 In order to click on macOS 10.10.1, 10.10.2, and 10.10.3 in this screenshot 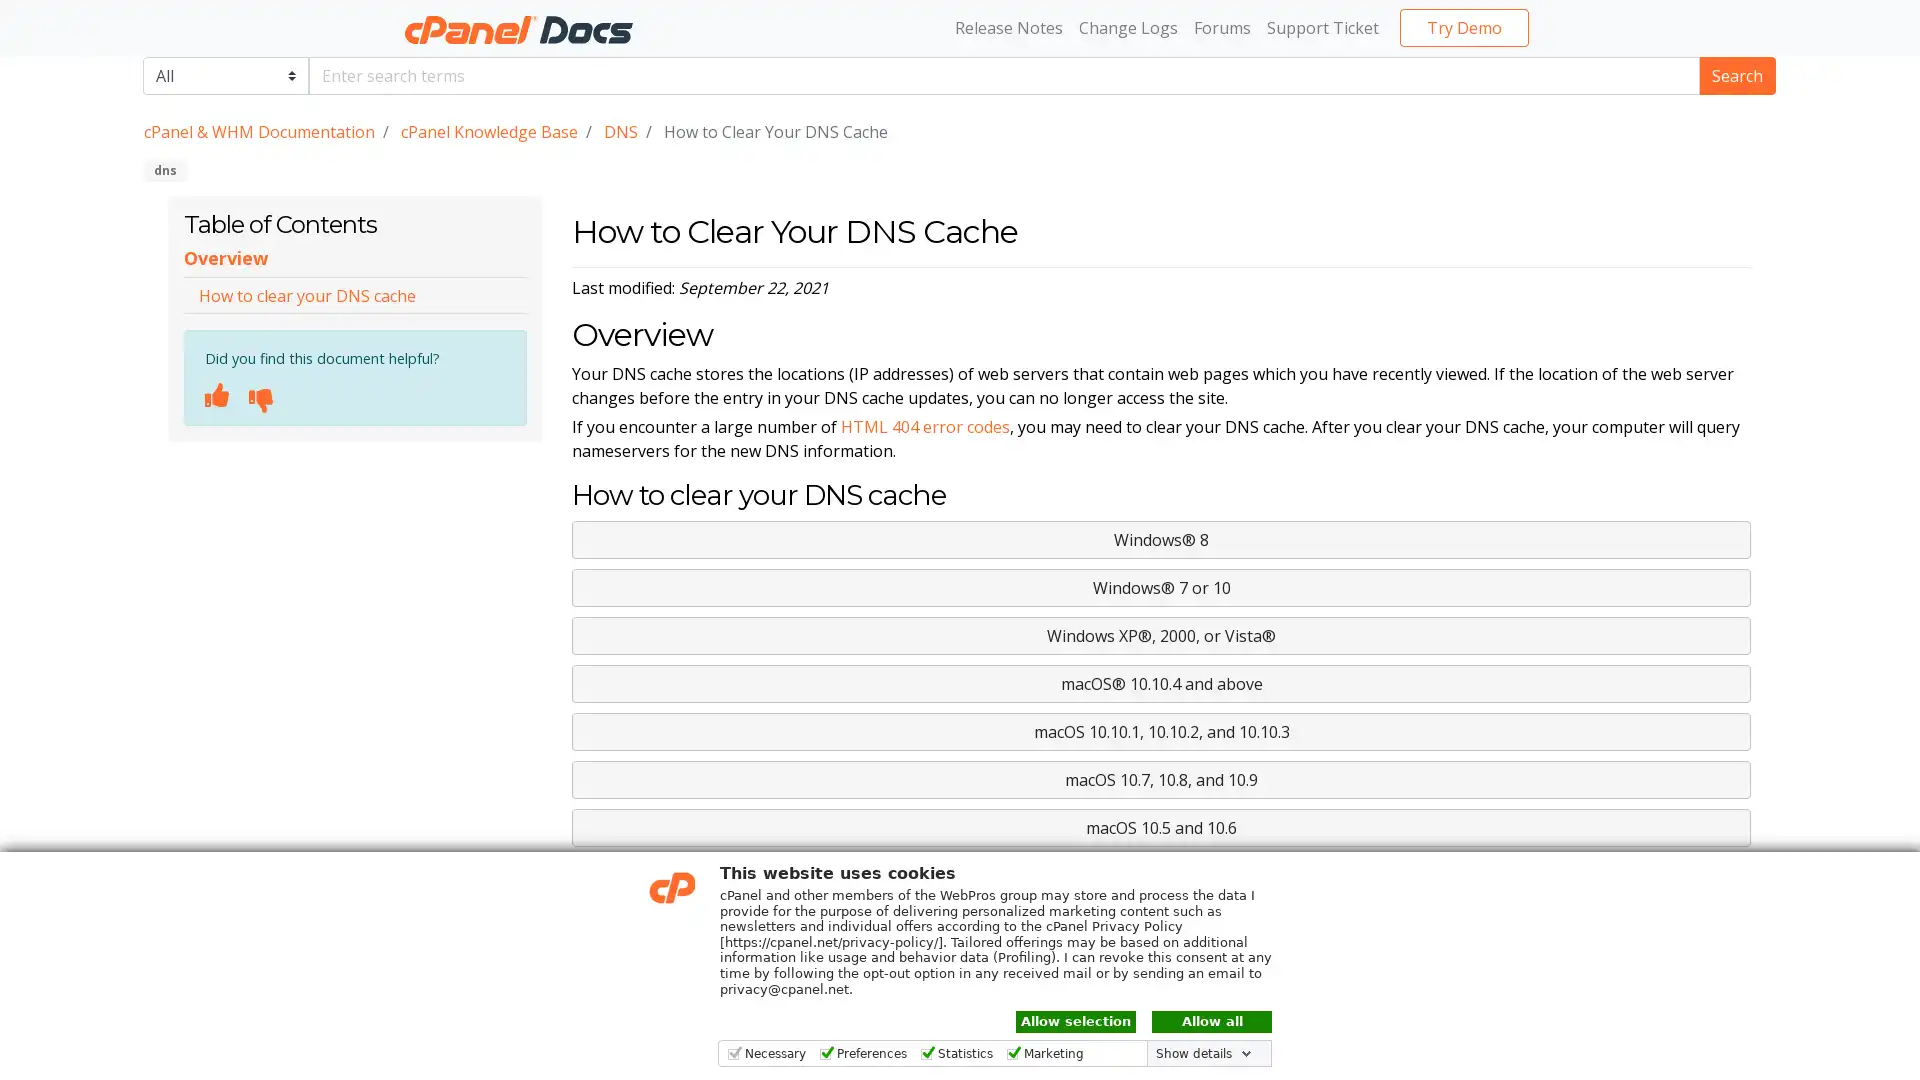, I will do `click(1161, 732)`.